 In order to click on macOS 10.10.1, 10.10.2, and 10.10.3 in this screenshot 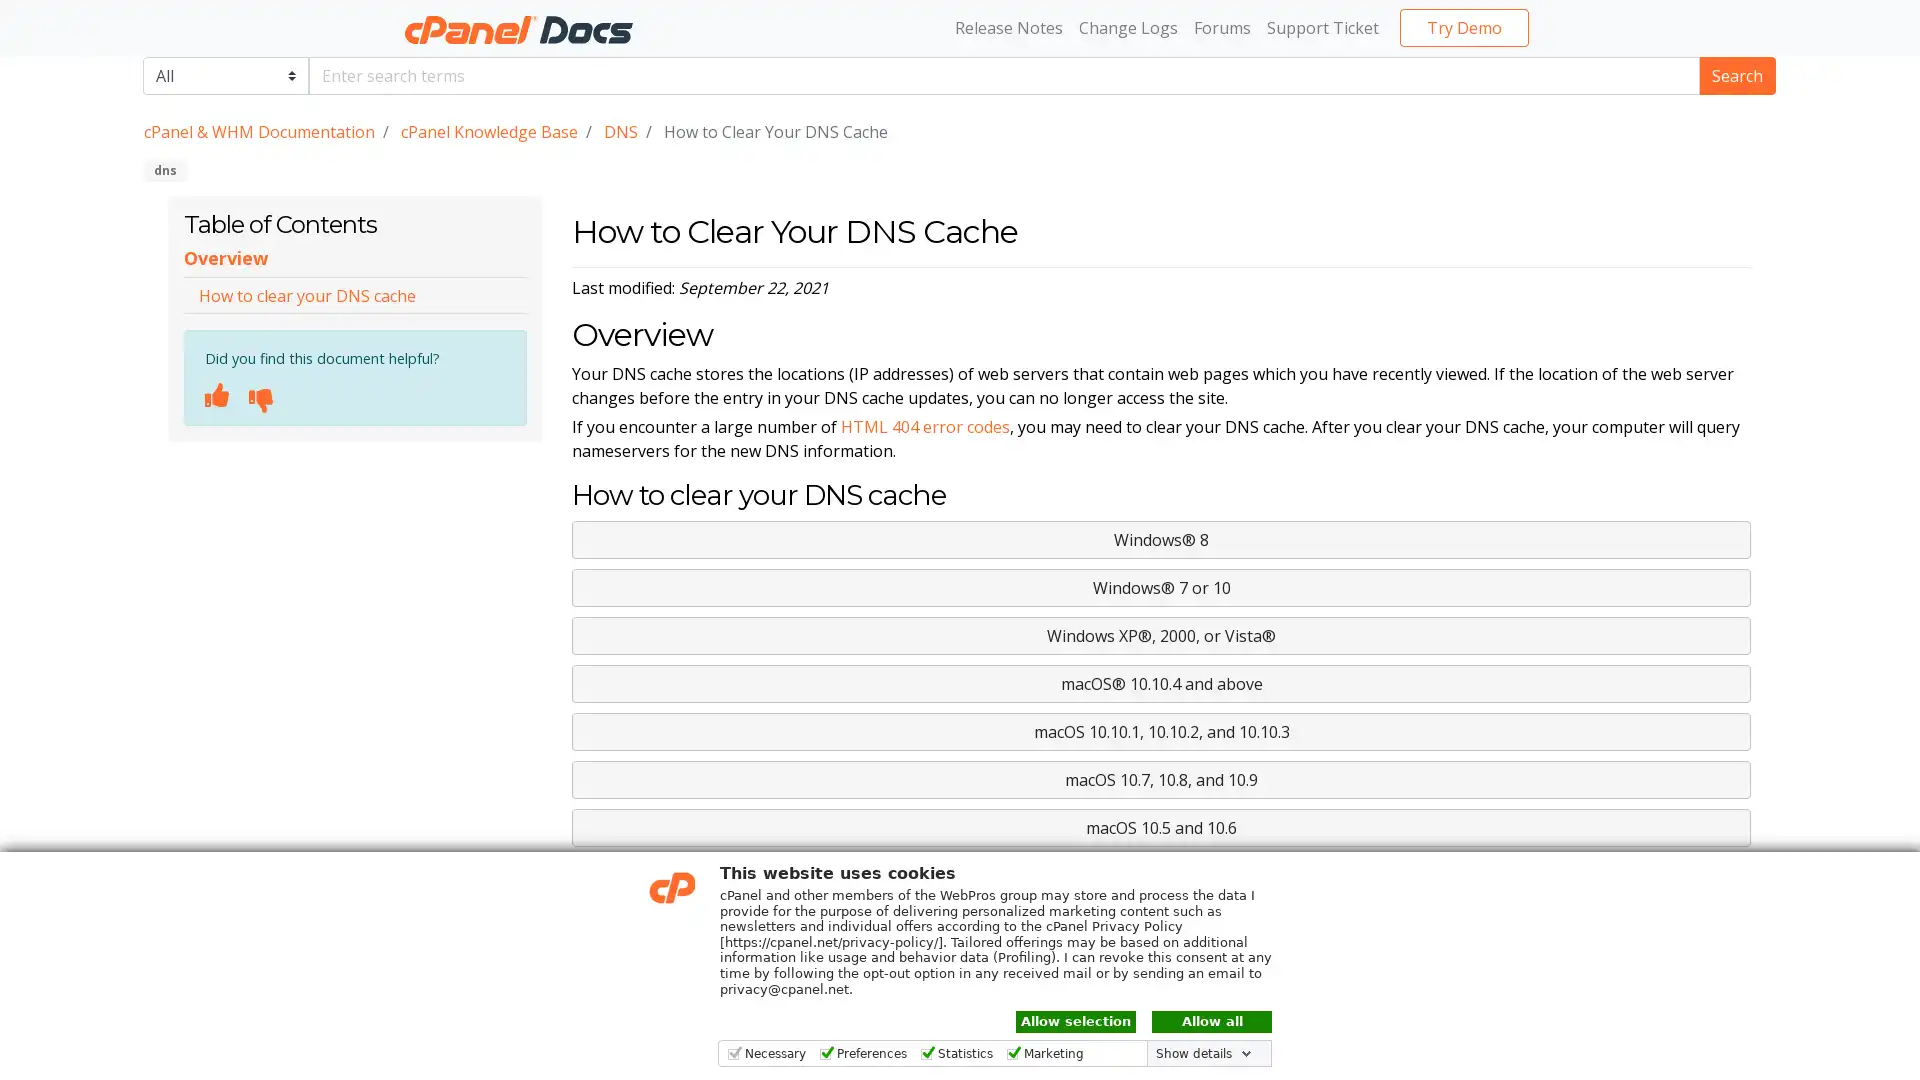, I will do `click(1161, 732)`.